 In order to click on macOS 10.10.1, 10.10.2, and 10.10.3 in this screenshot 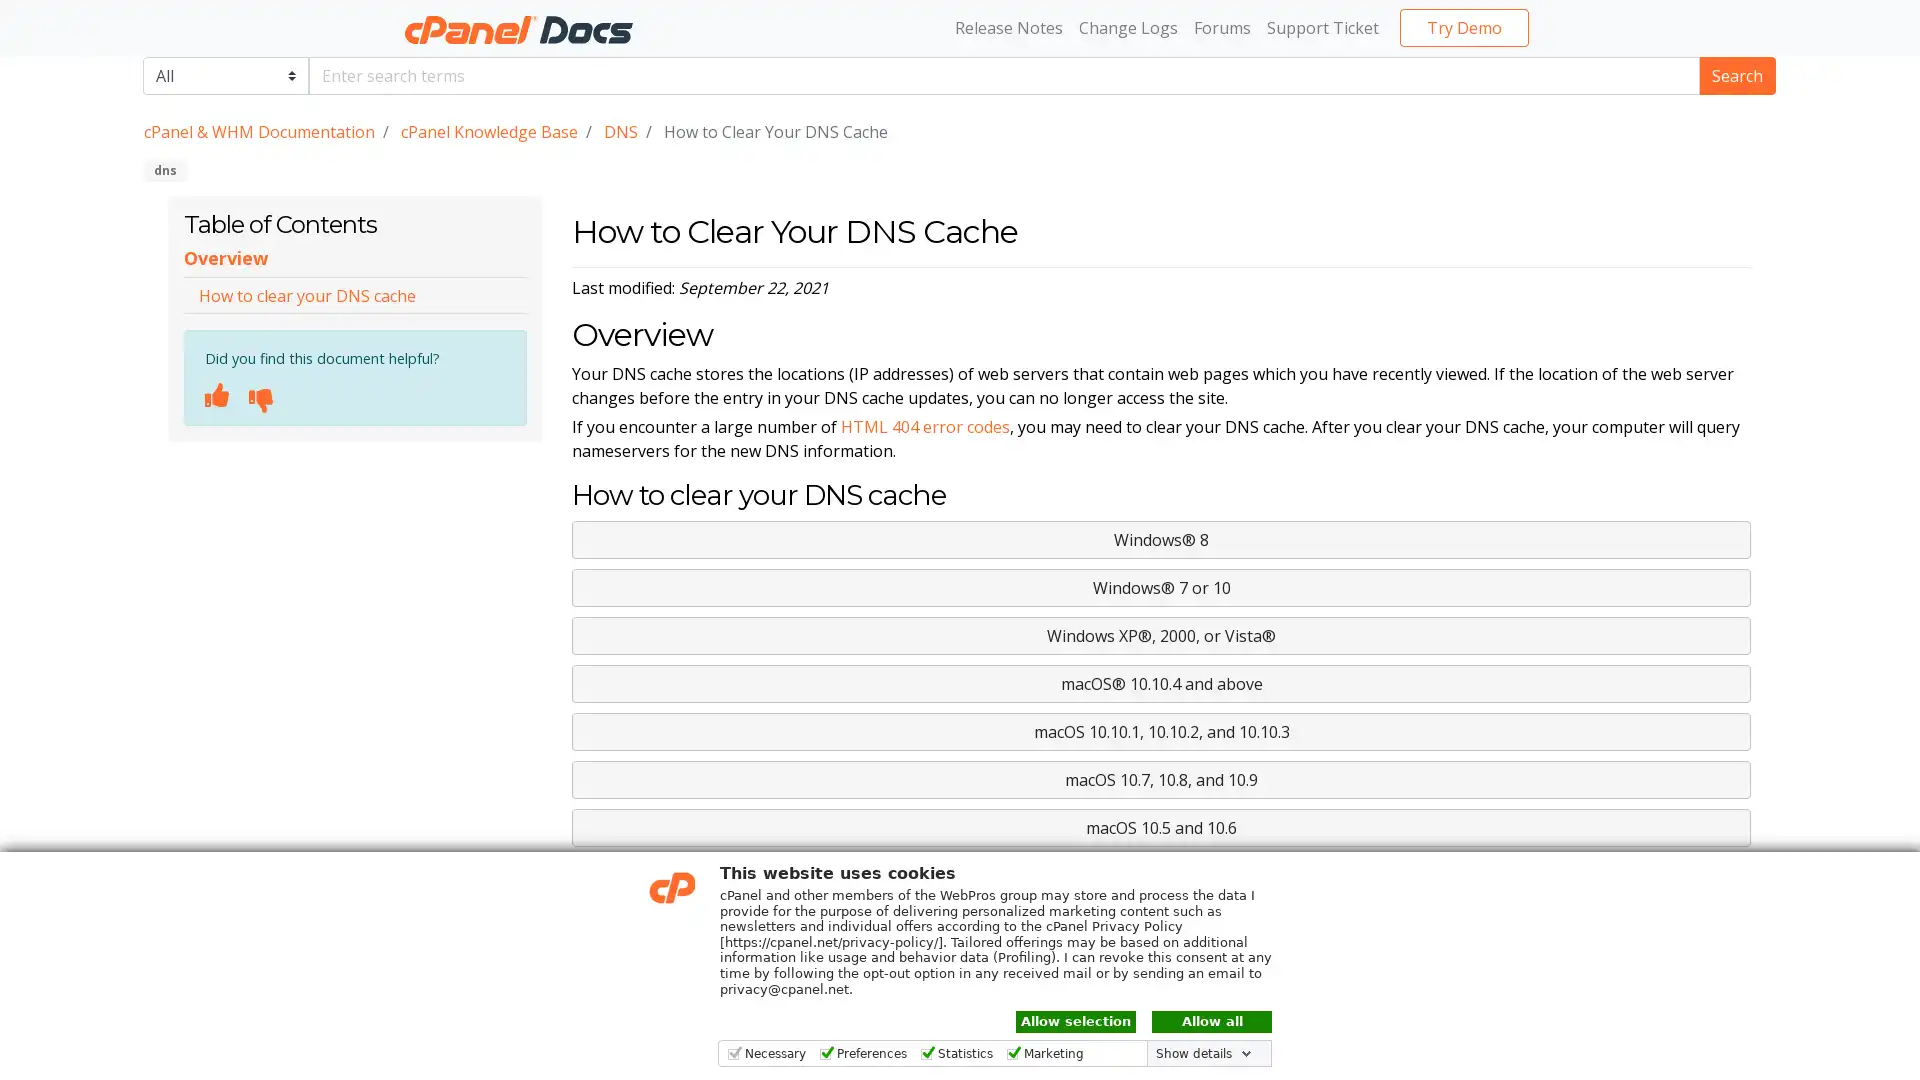, I will do `click(1161, 732)`.